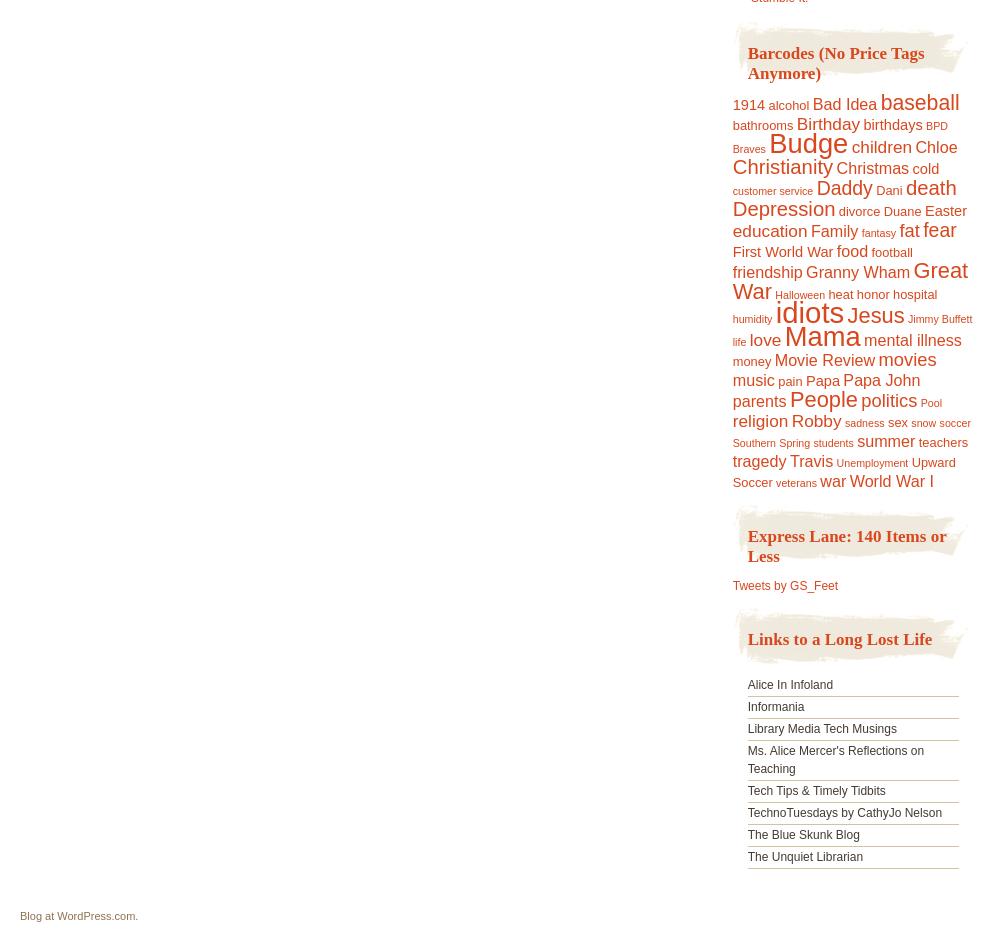 The width and height of the screenshot is (1000, 943). I want to click on 'Movie Review', so click(823, 359).